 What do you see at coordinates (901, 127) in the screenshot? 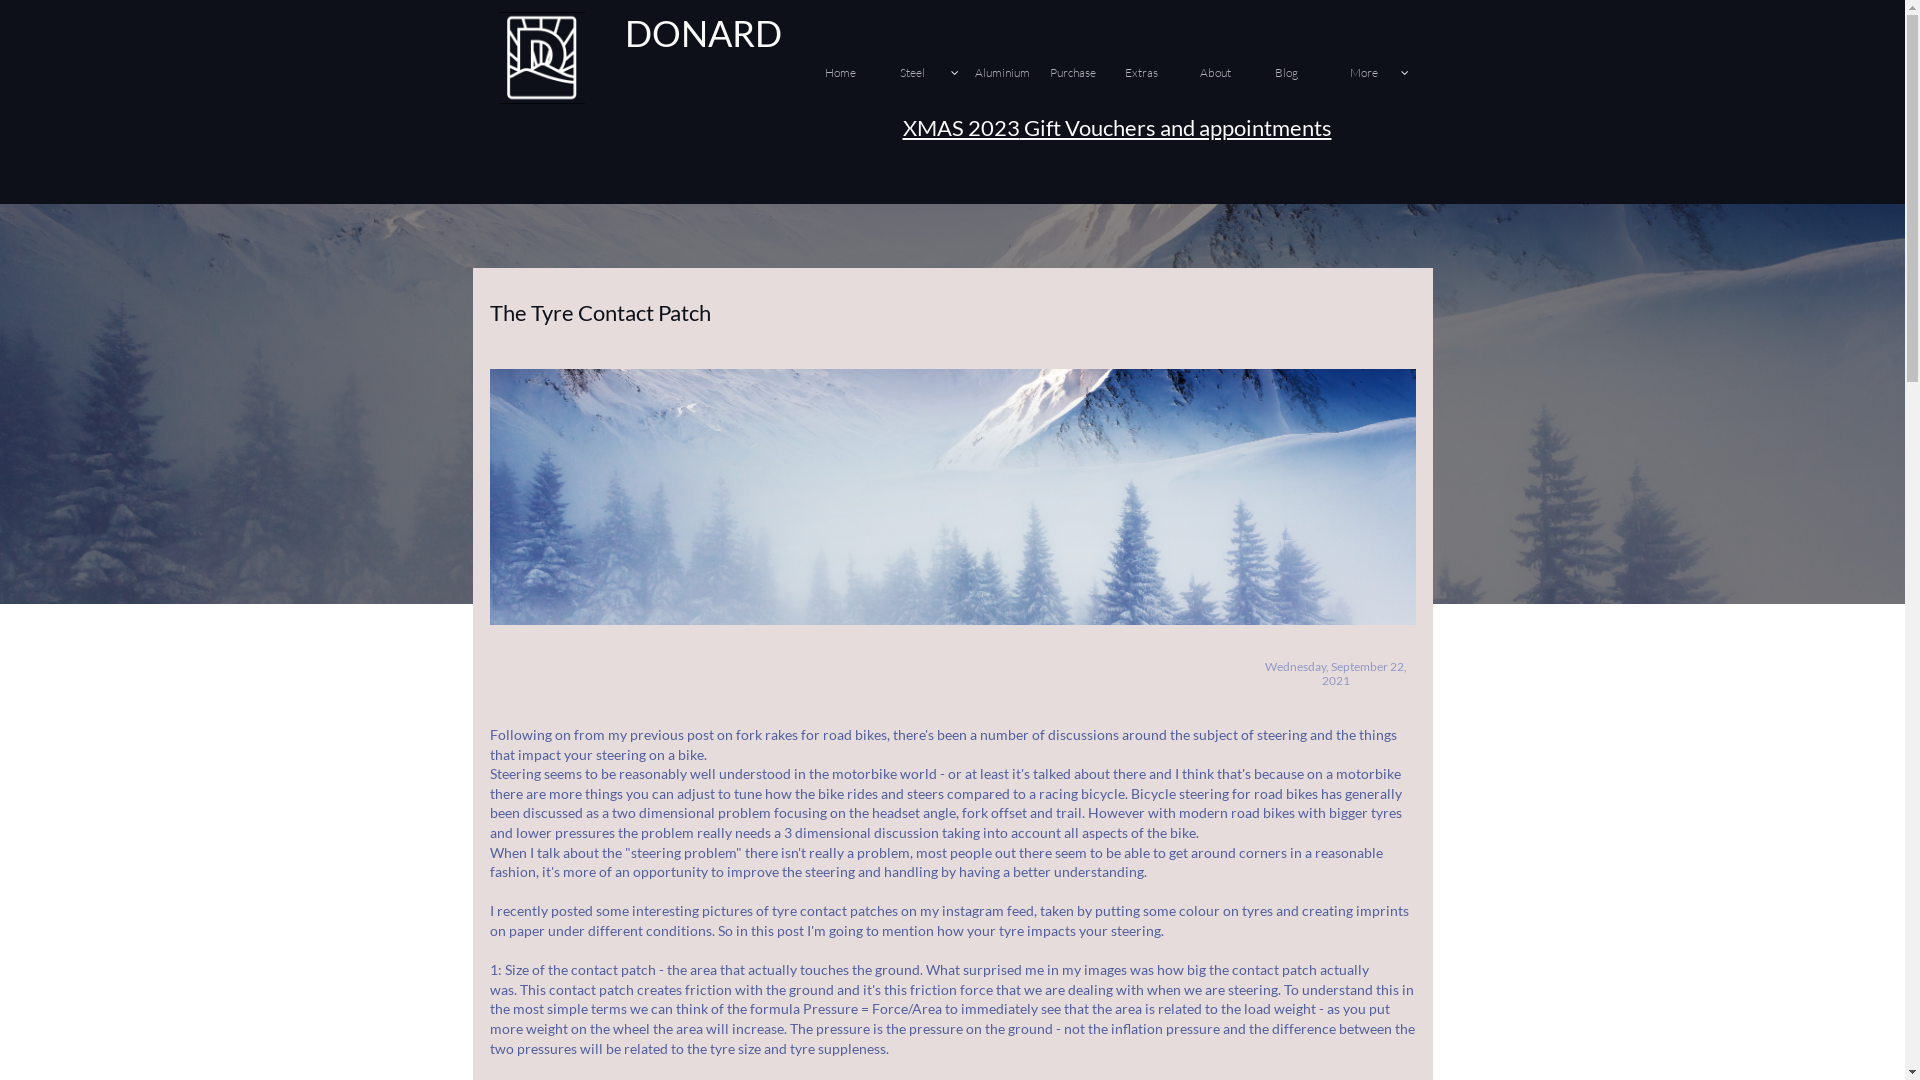
I see `'XMAS 2023'` at bounding box center [901, 127].